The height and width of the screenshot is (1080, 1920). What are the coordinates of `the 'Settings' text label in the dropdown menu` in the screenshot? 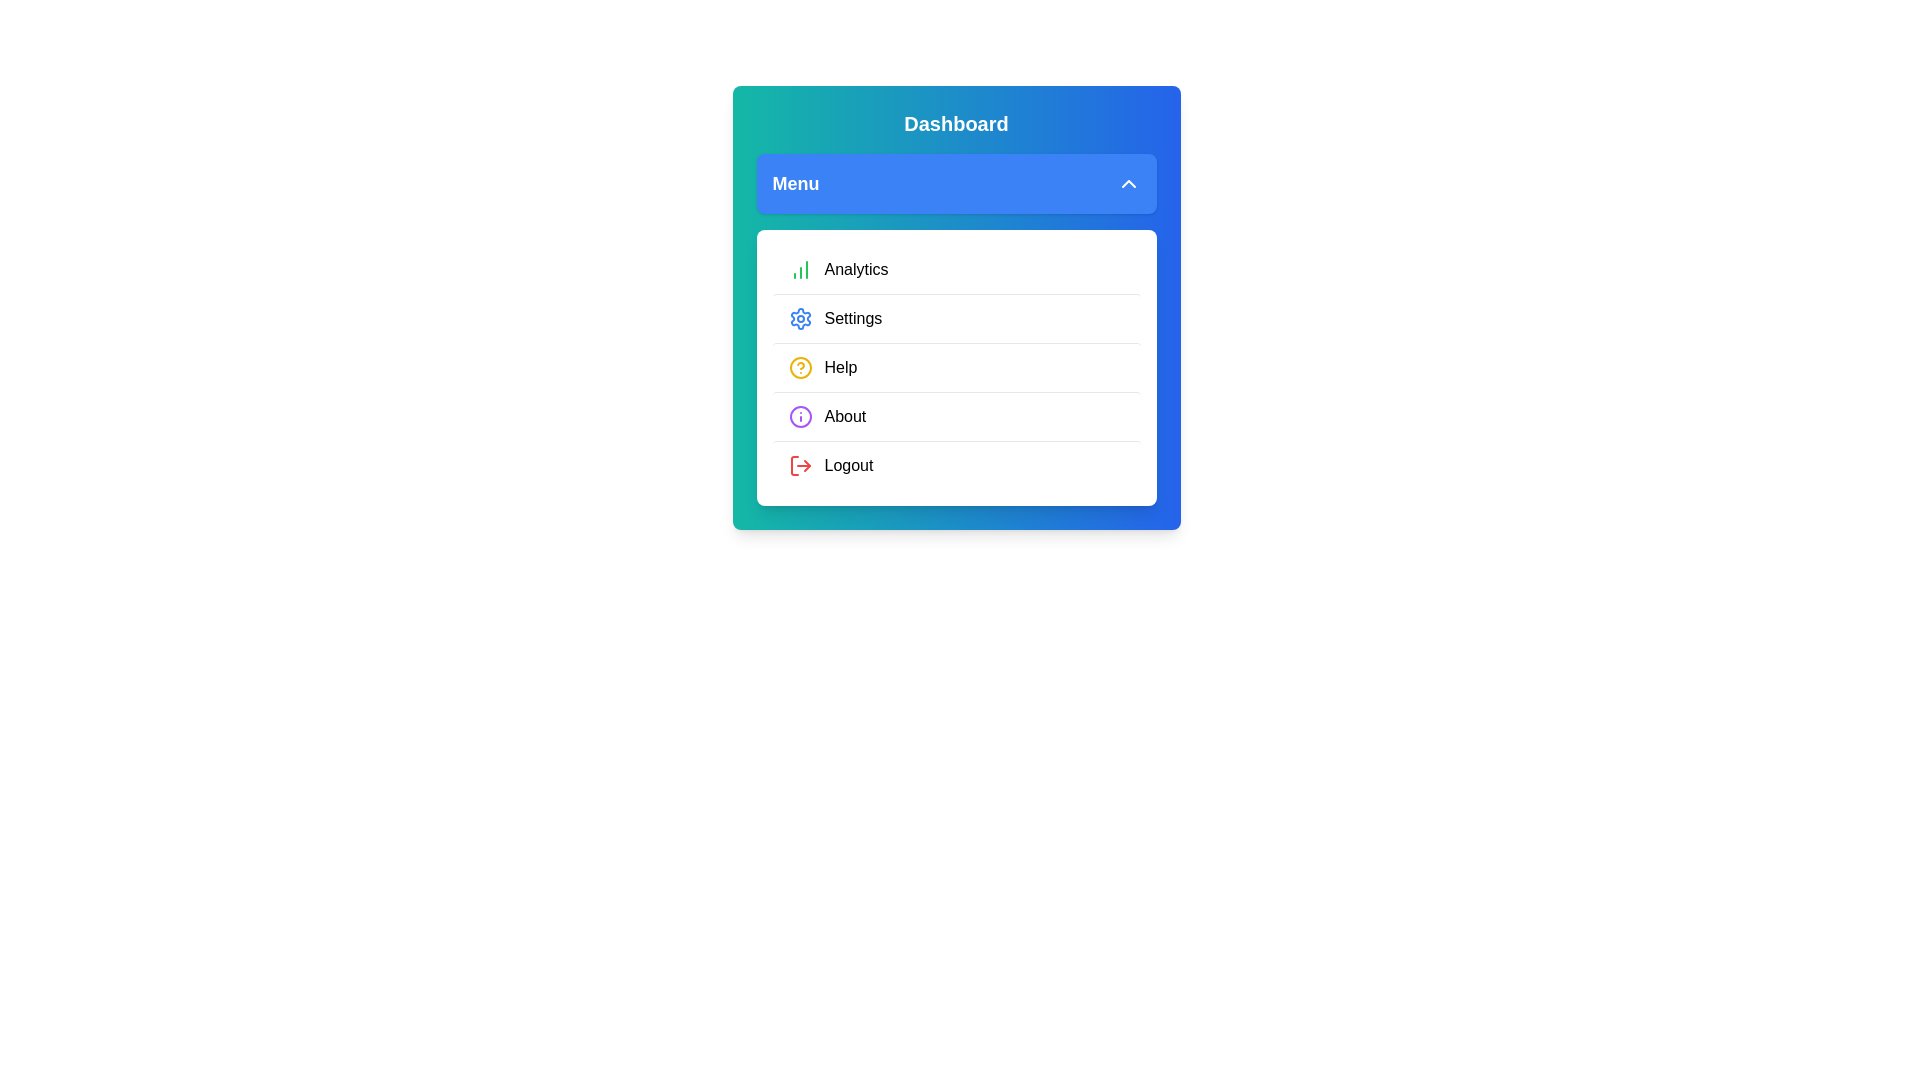 It's located at (853, 318).